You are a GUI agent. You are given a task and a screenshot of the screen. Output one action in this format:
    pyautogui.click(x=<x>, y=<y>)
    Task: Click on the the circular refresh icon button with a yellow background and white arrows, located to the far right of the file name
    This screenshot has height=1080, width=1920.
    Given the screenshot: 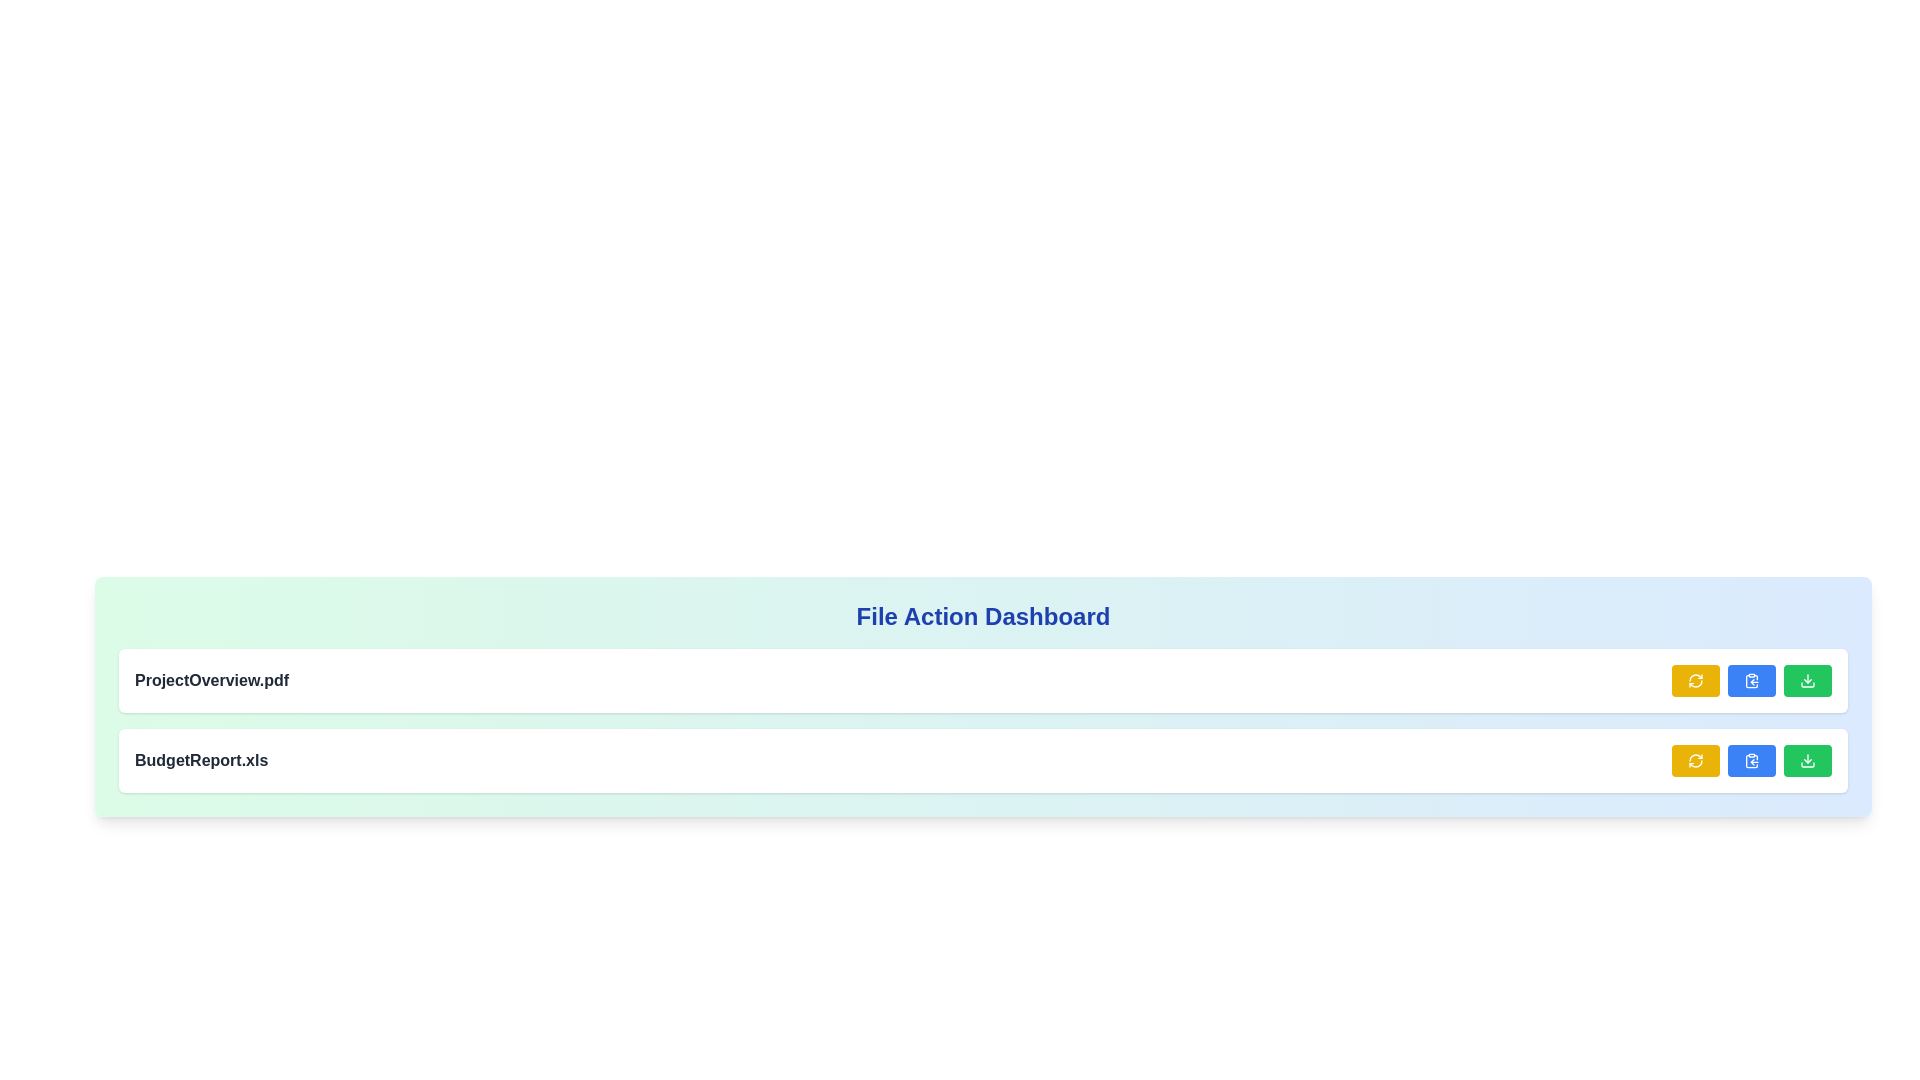 What is the action you would take?
    pyautogui.click(x=1694, y=760)
    